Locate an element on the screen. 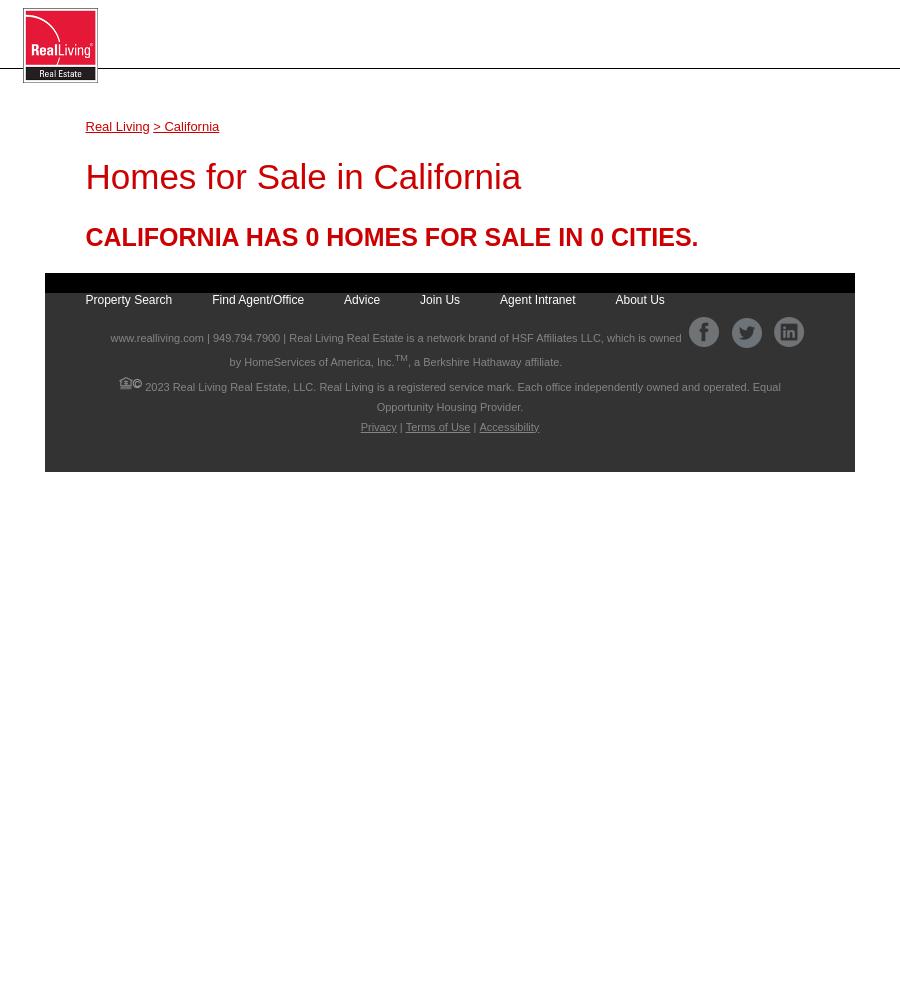  '| Real Living Real Estate is a network brand of HSF Affiliates LLC, which is owned by HomeServices of America, Inc.' is located at coordinates (454, 348).